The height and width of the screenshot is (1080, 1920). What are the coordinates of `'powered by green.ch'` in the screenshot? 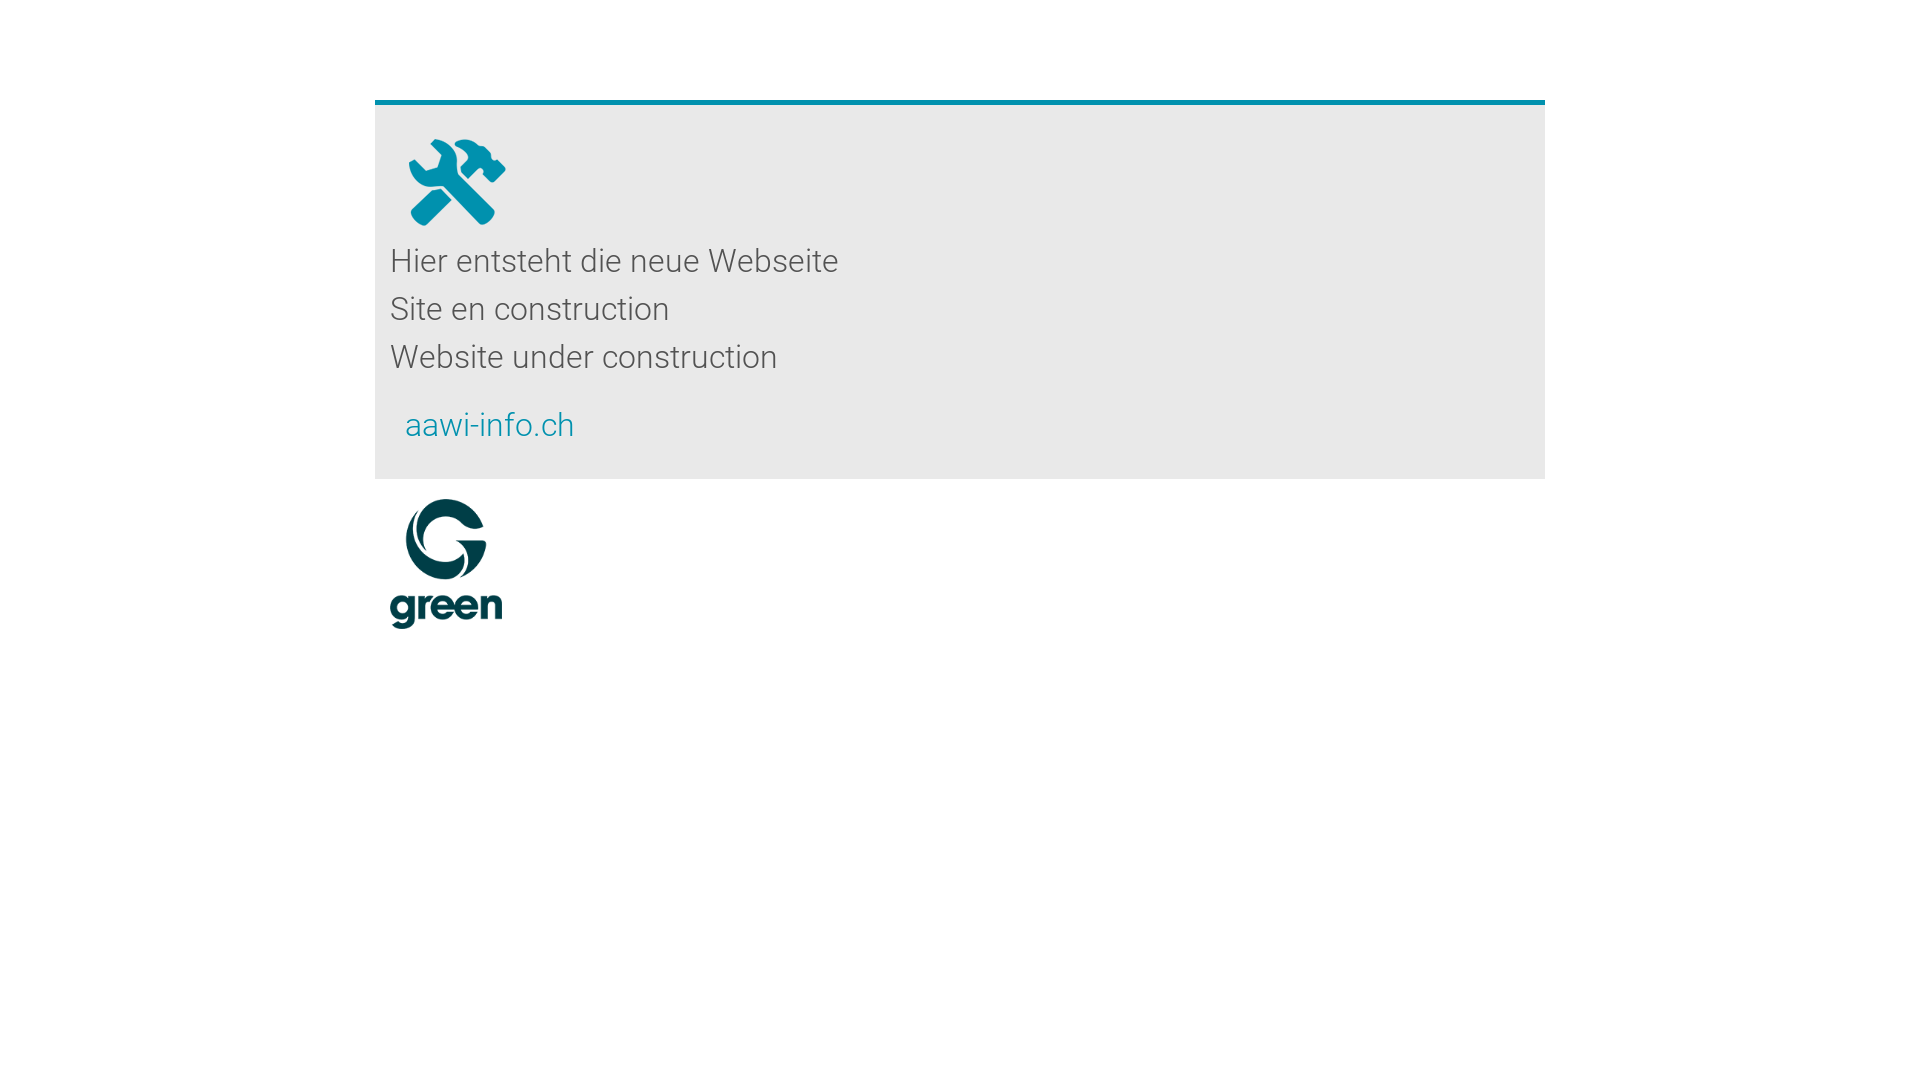 It's located at (445, 563).